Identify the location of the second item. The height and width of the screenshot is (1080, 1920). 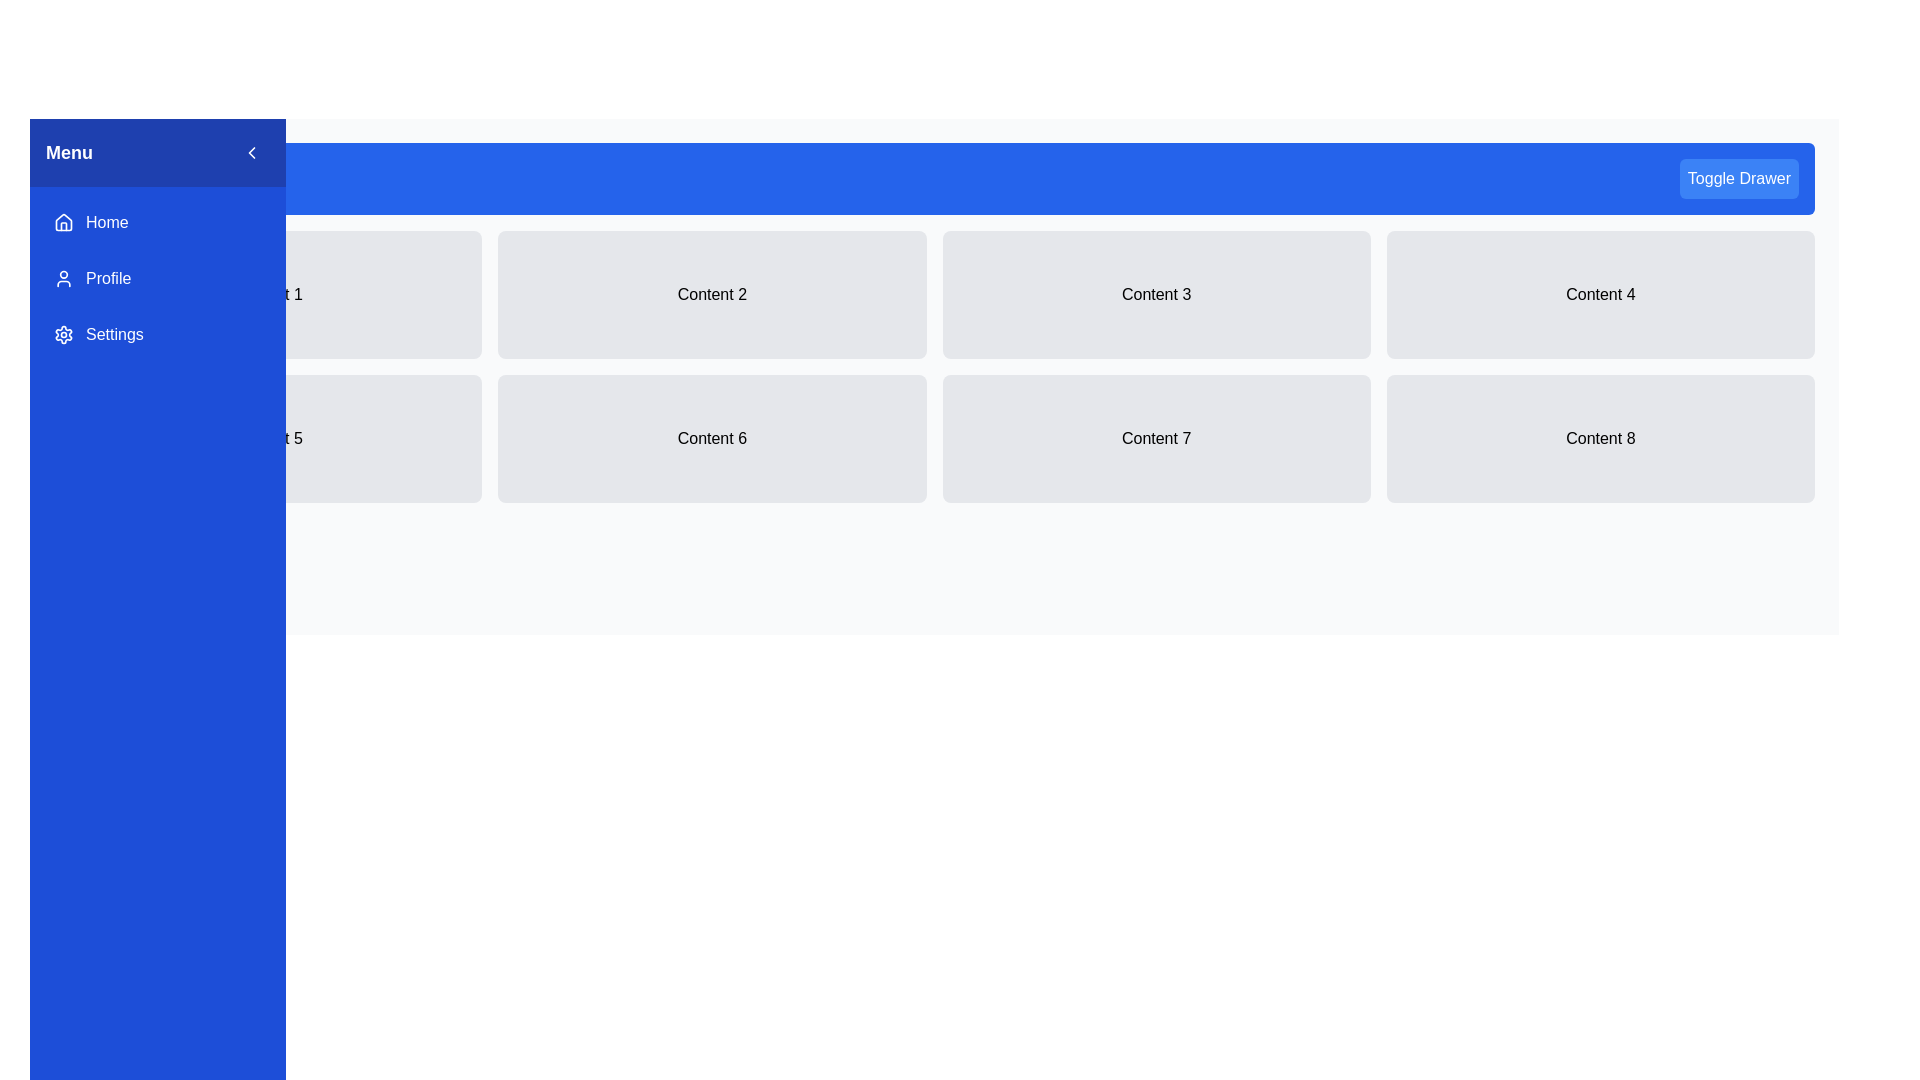
(157, 278).